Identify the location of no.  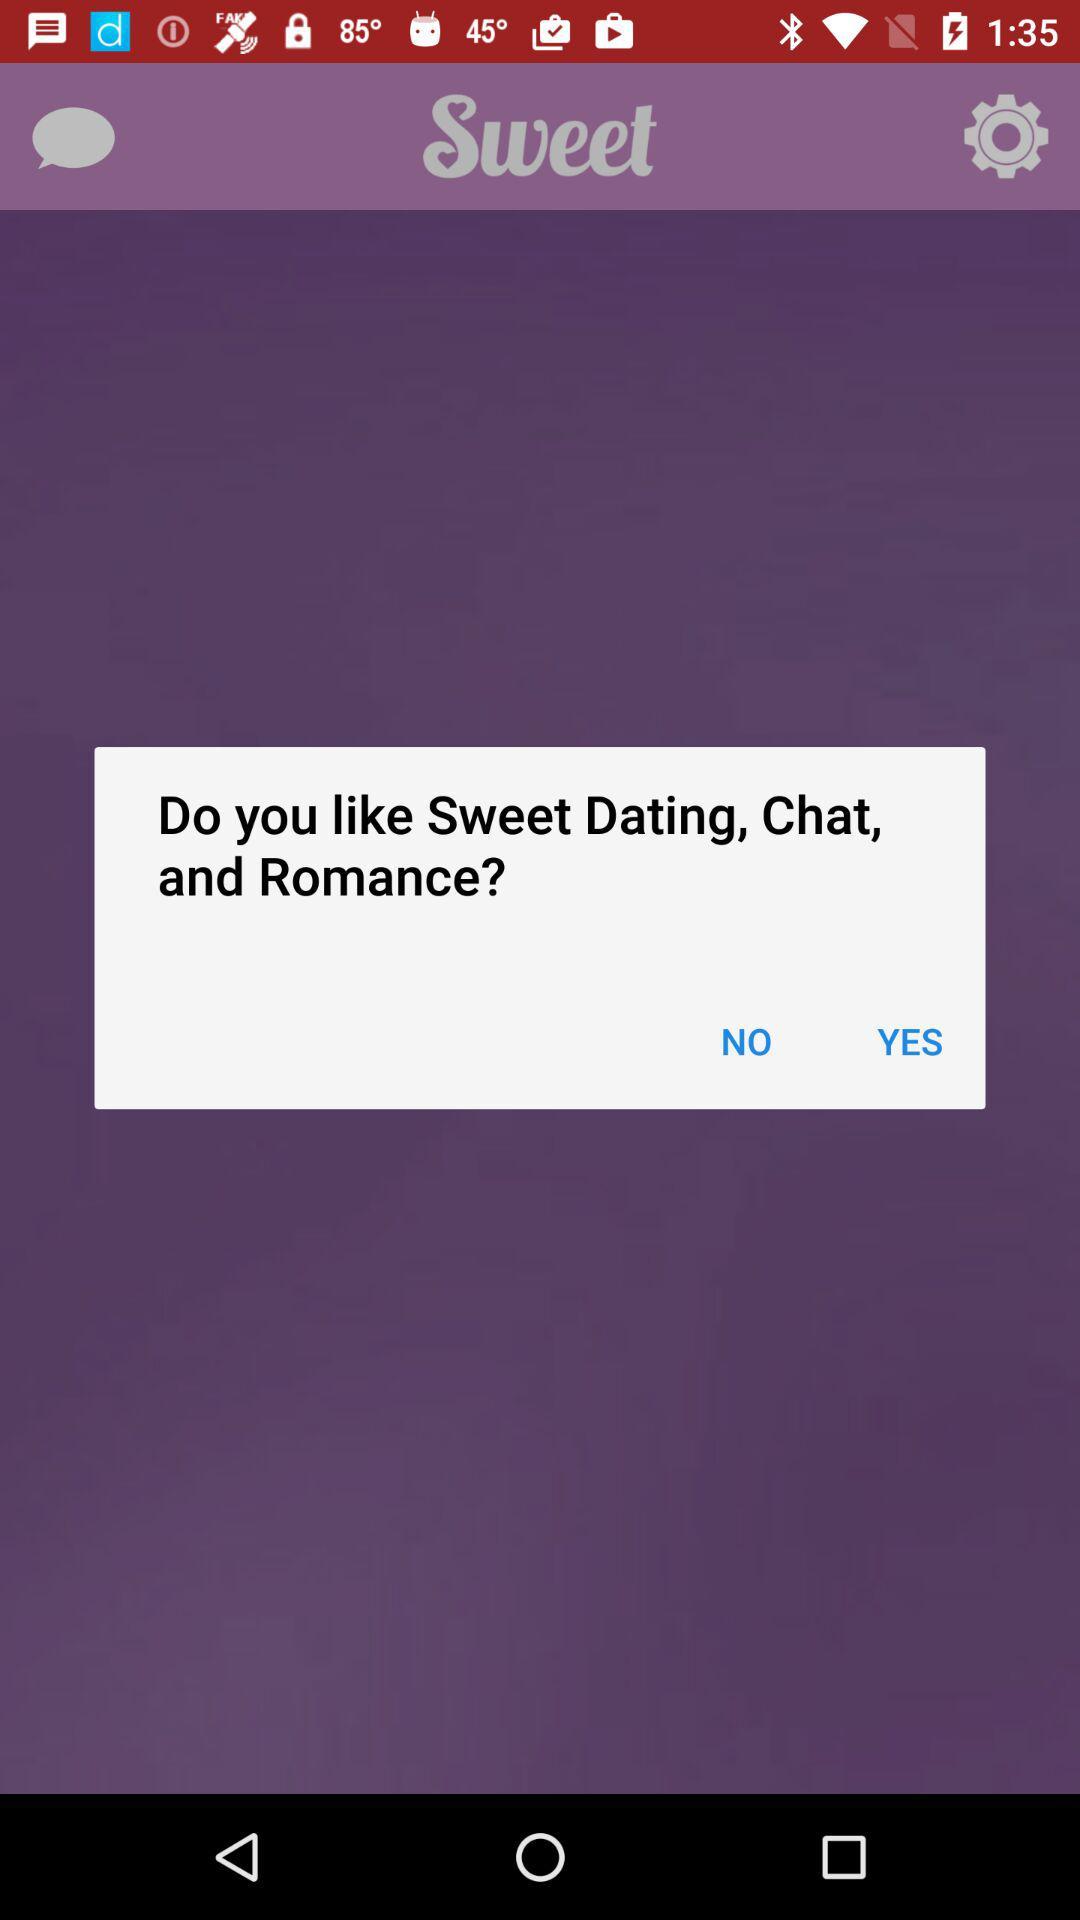
(746, 1040).